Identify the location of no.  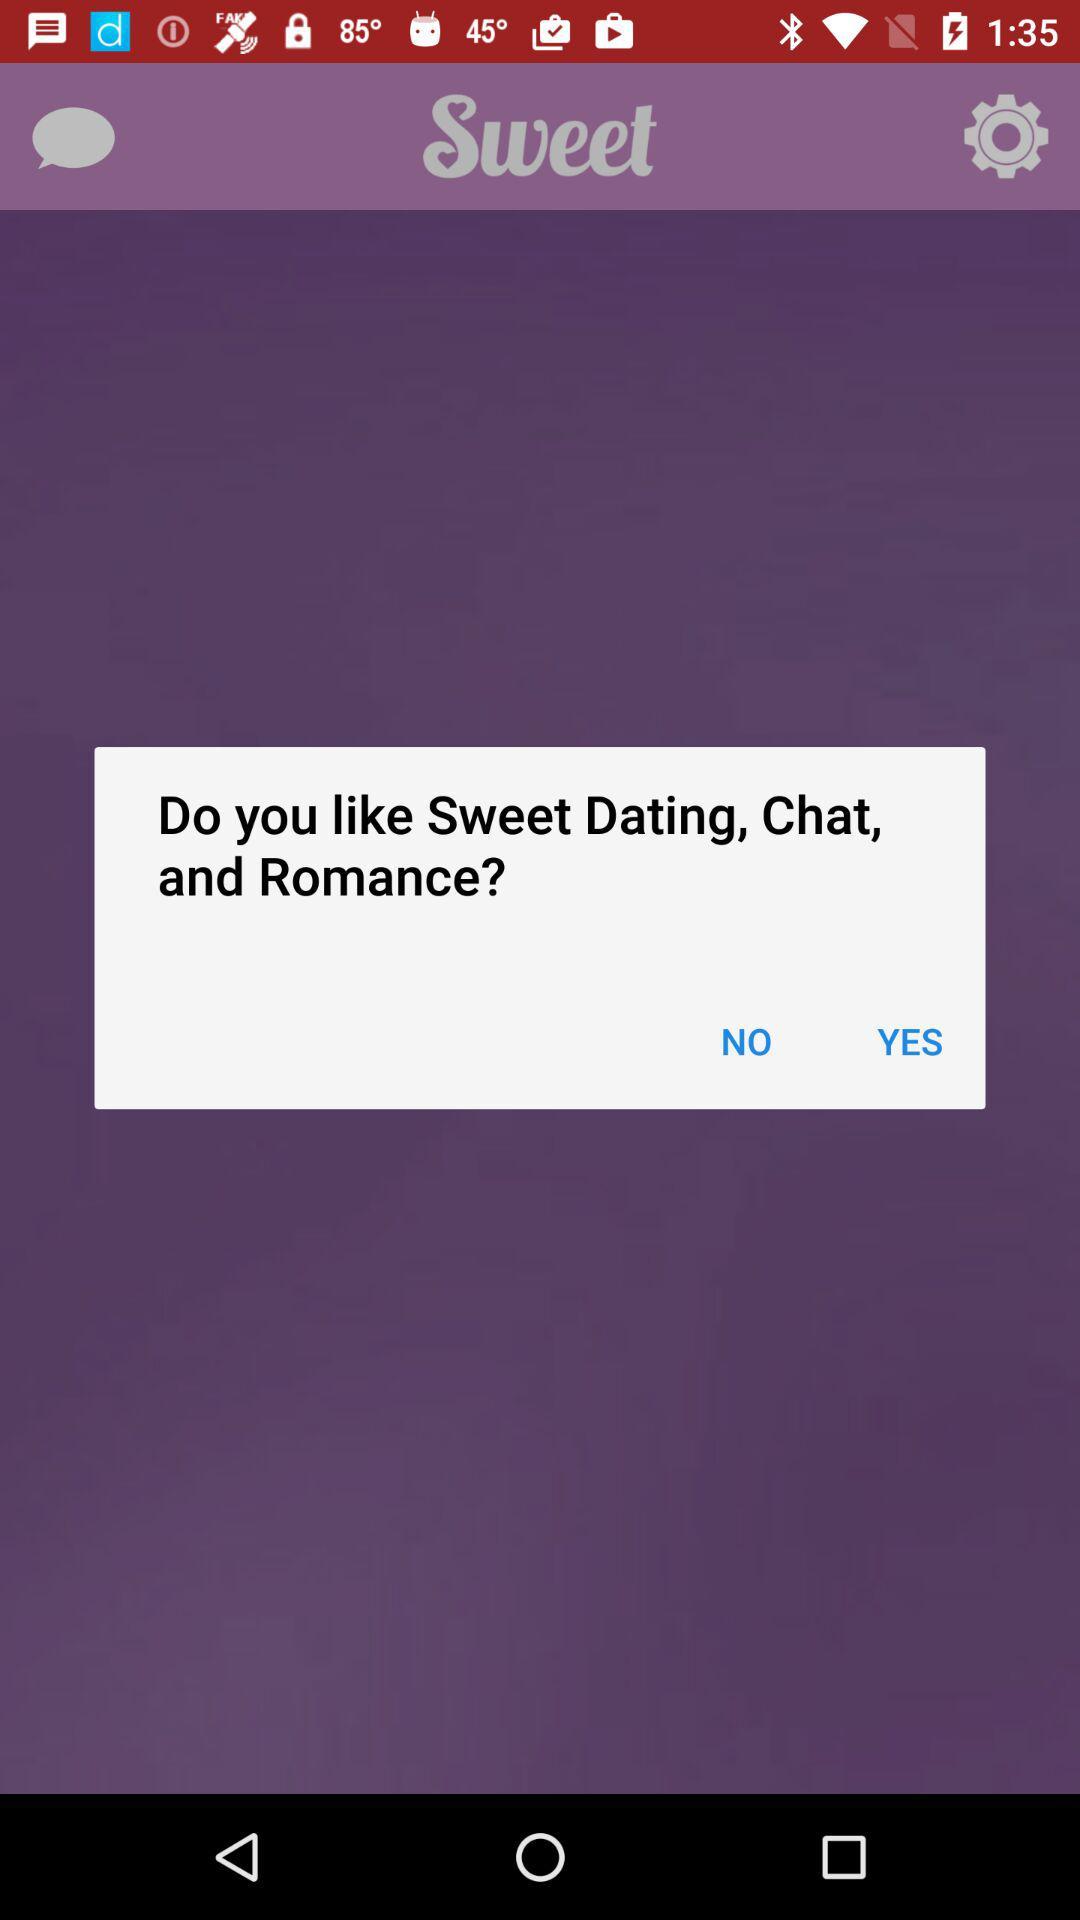
(746, 1040).